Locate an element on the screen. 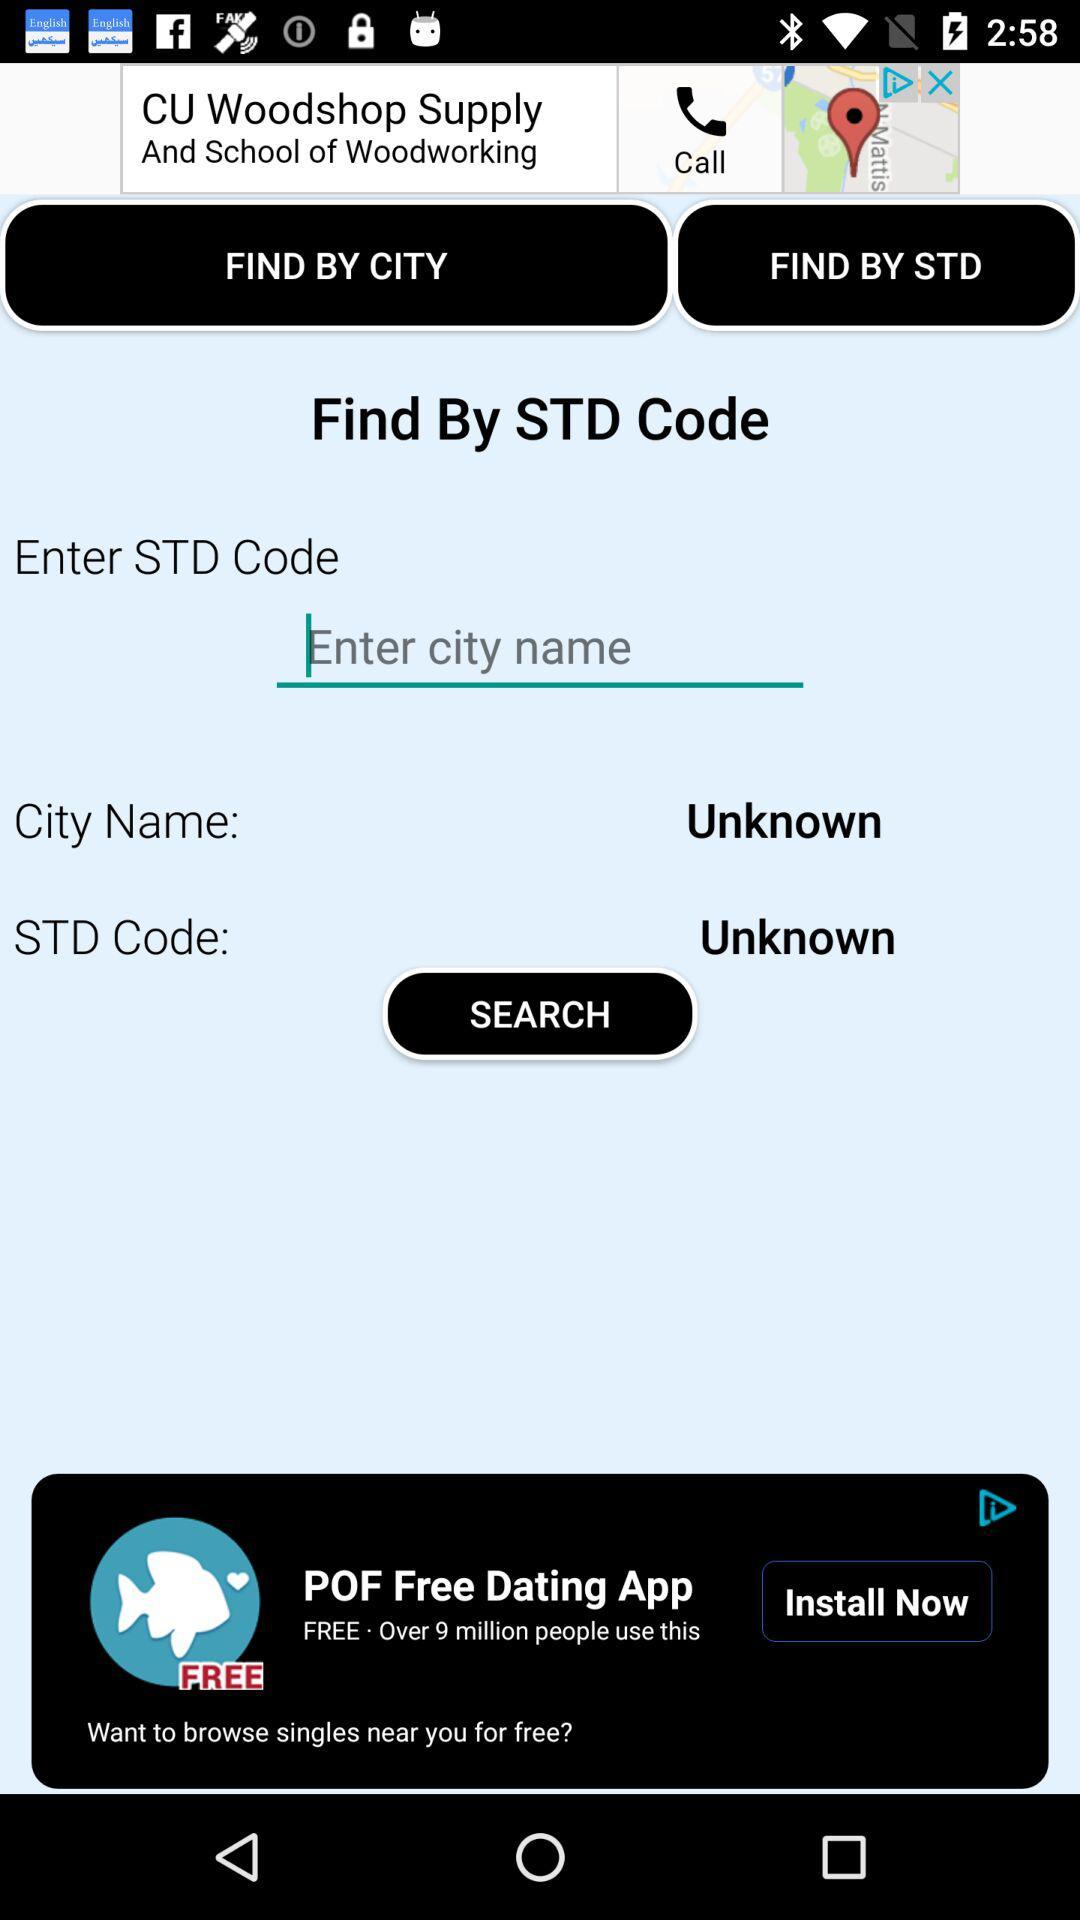 This screenshot has width=1080, height=1920. the enter option is located at coordinates (540, 646).